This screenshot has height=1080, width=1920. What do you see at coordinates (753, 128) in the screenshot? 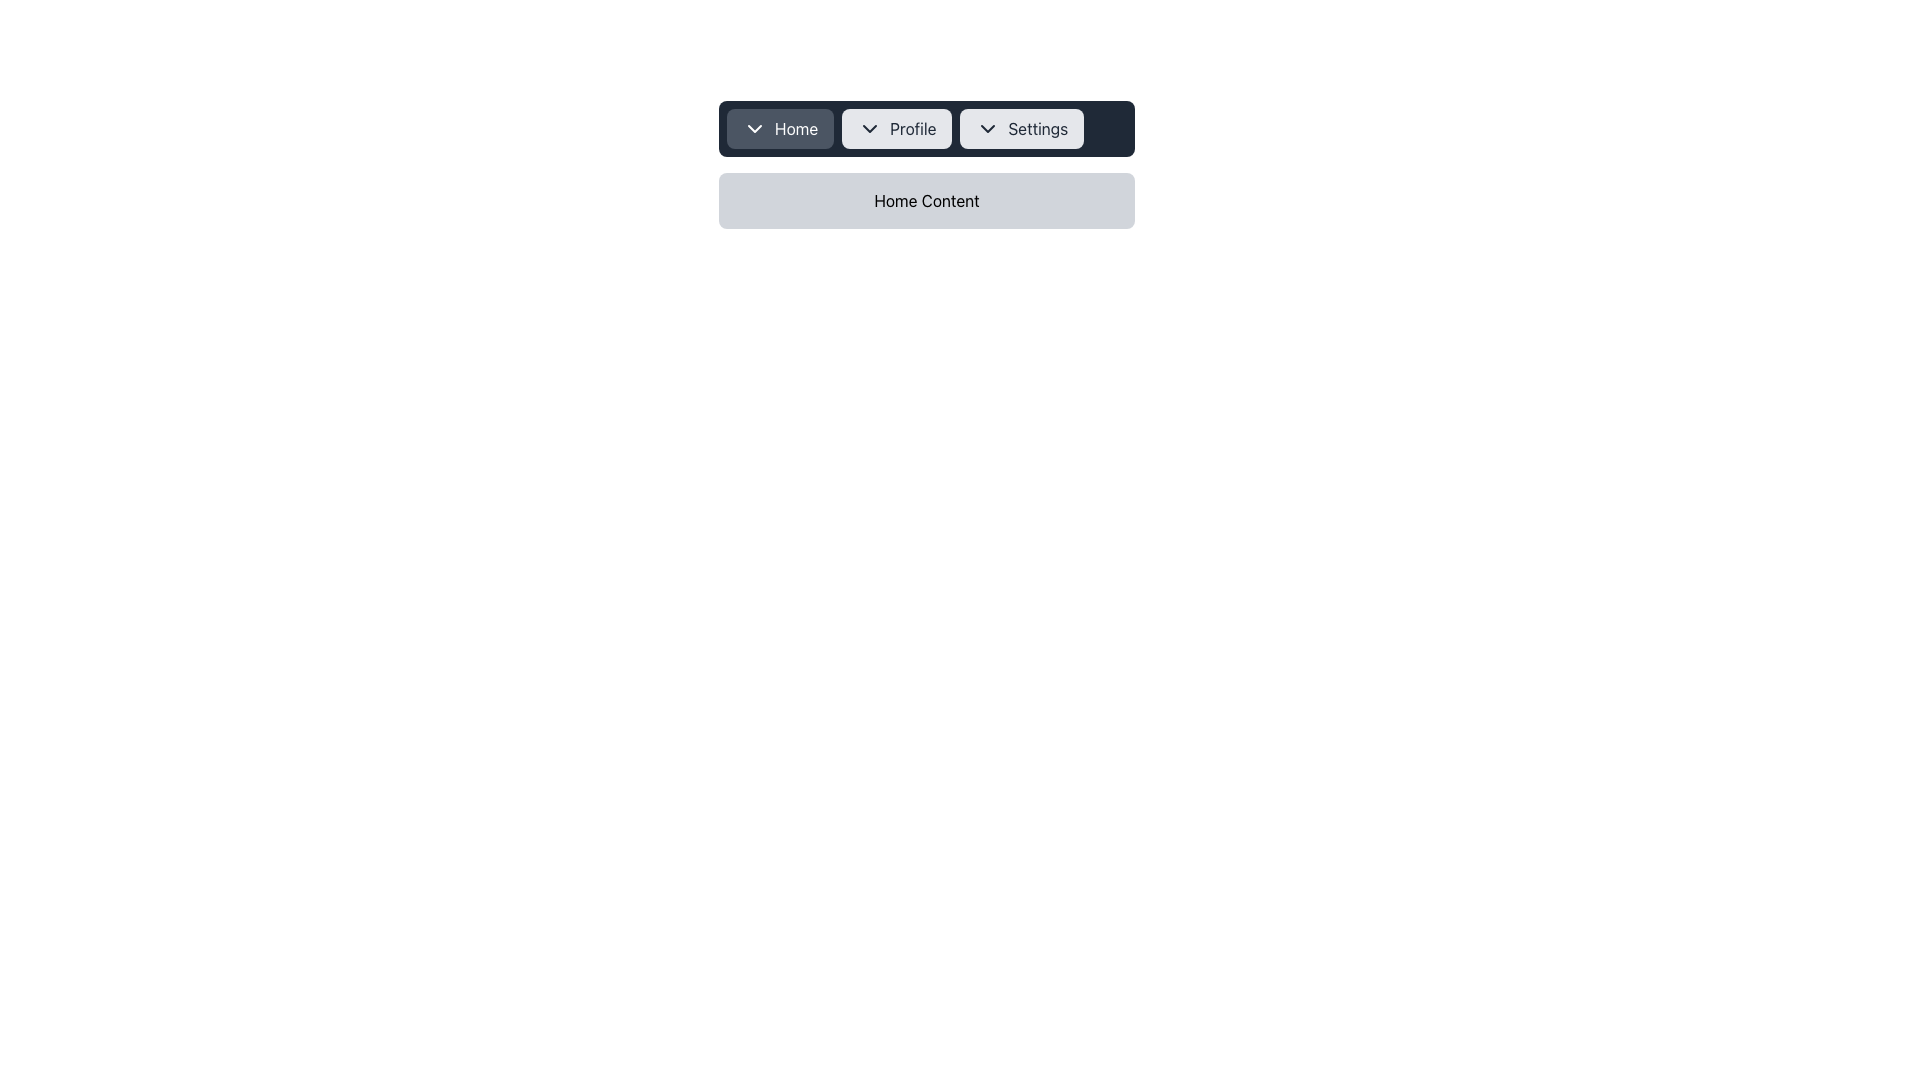
I see `the dropdown icon located to the left of the 'Home' label` at bounding box center [753, 128].